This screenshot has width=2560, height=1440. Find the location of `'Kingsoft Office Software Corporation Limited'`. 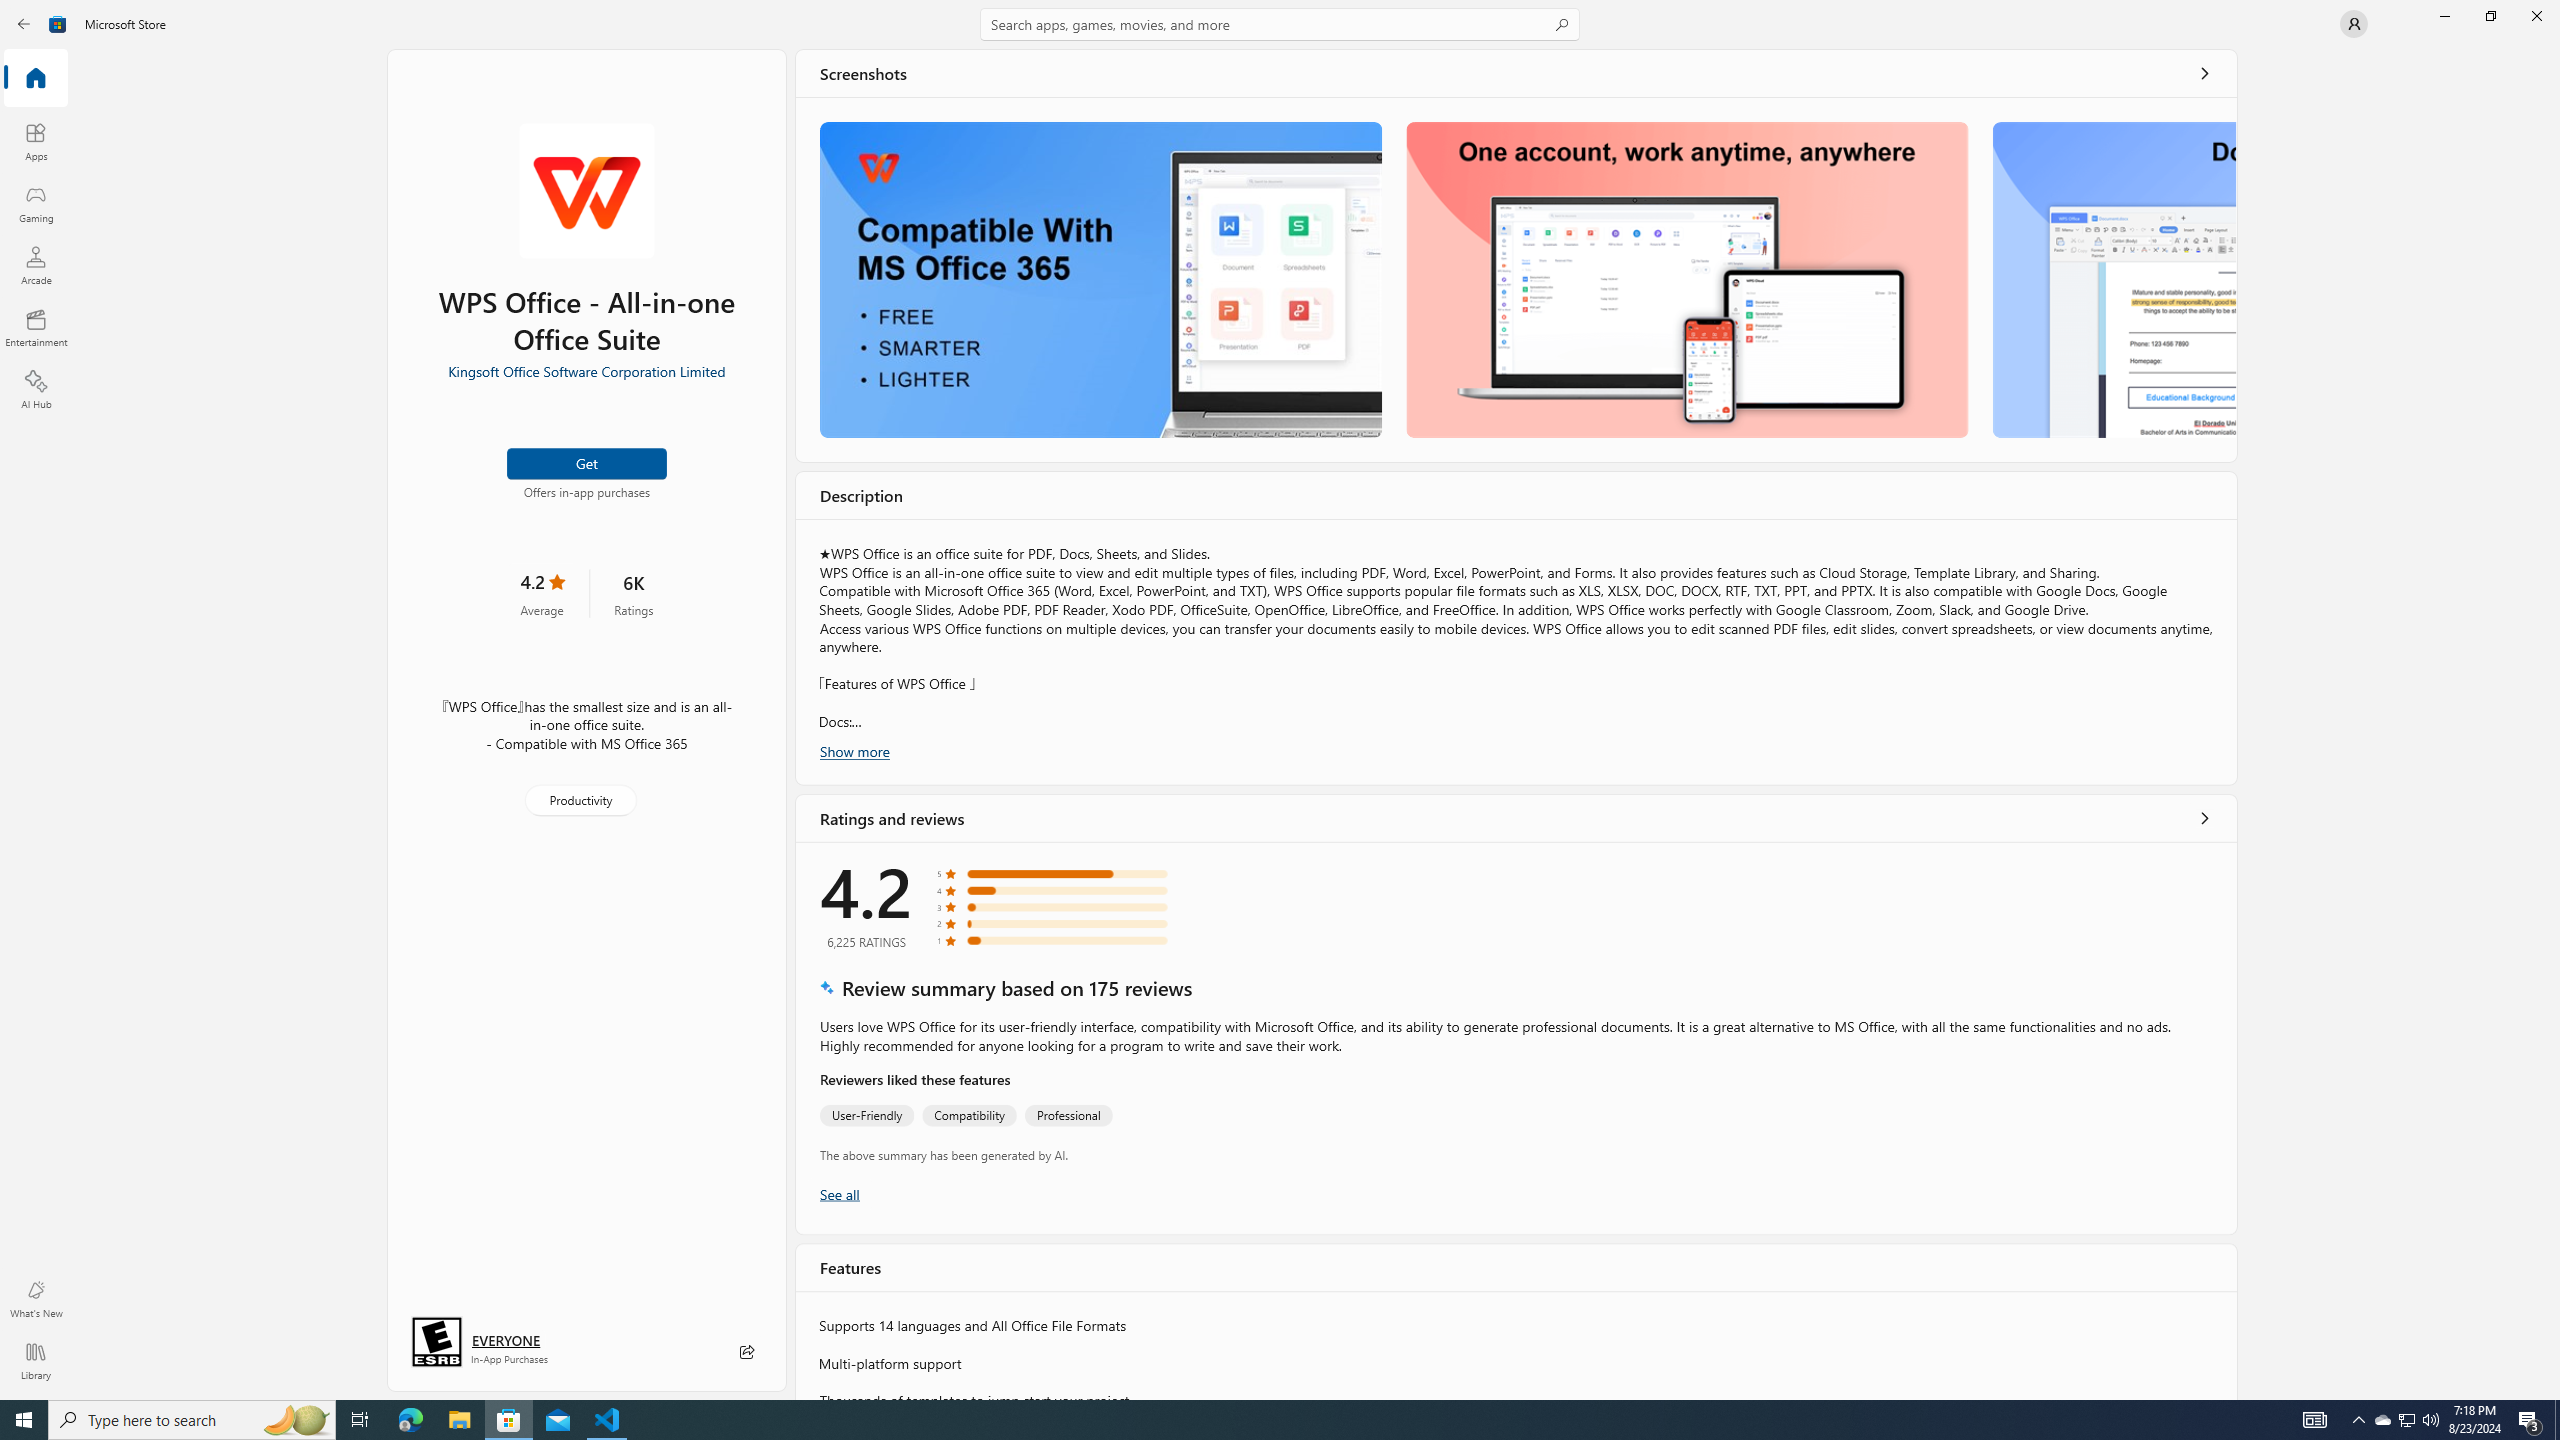

'Kingsoft Office Software Corporation Limited' is located at coordinates (586, 369).